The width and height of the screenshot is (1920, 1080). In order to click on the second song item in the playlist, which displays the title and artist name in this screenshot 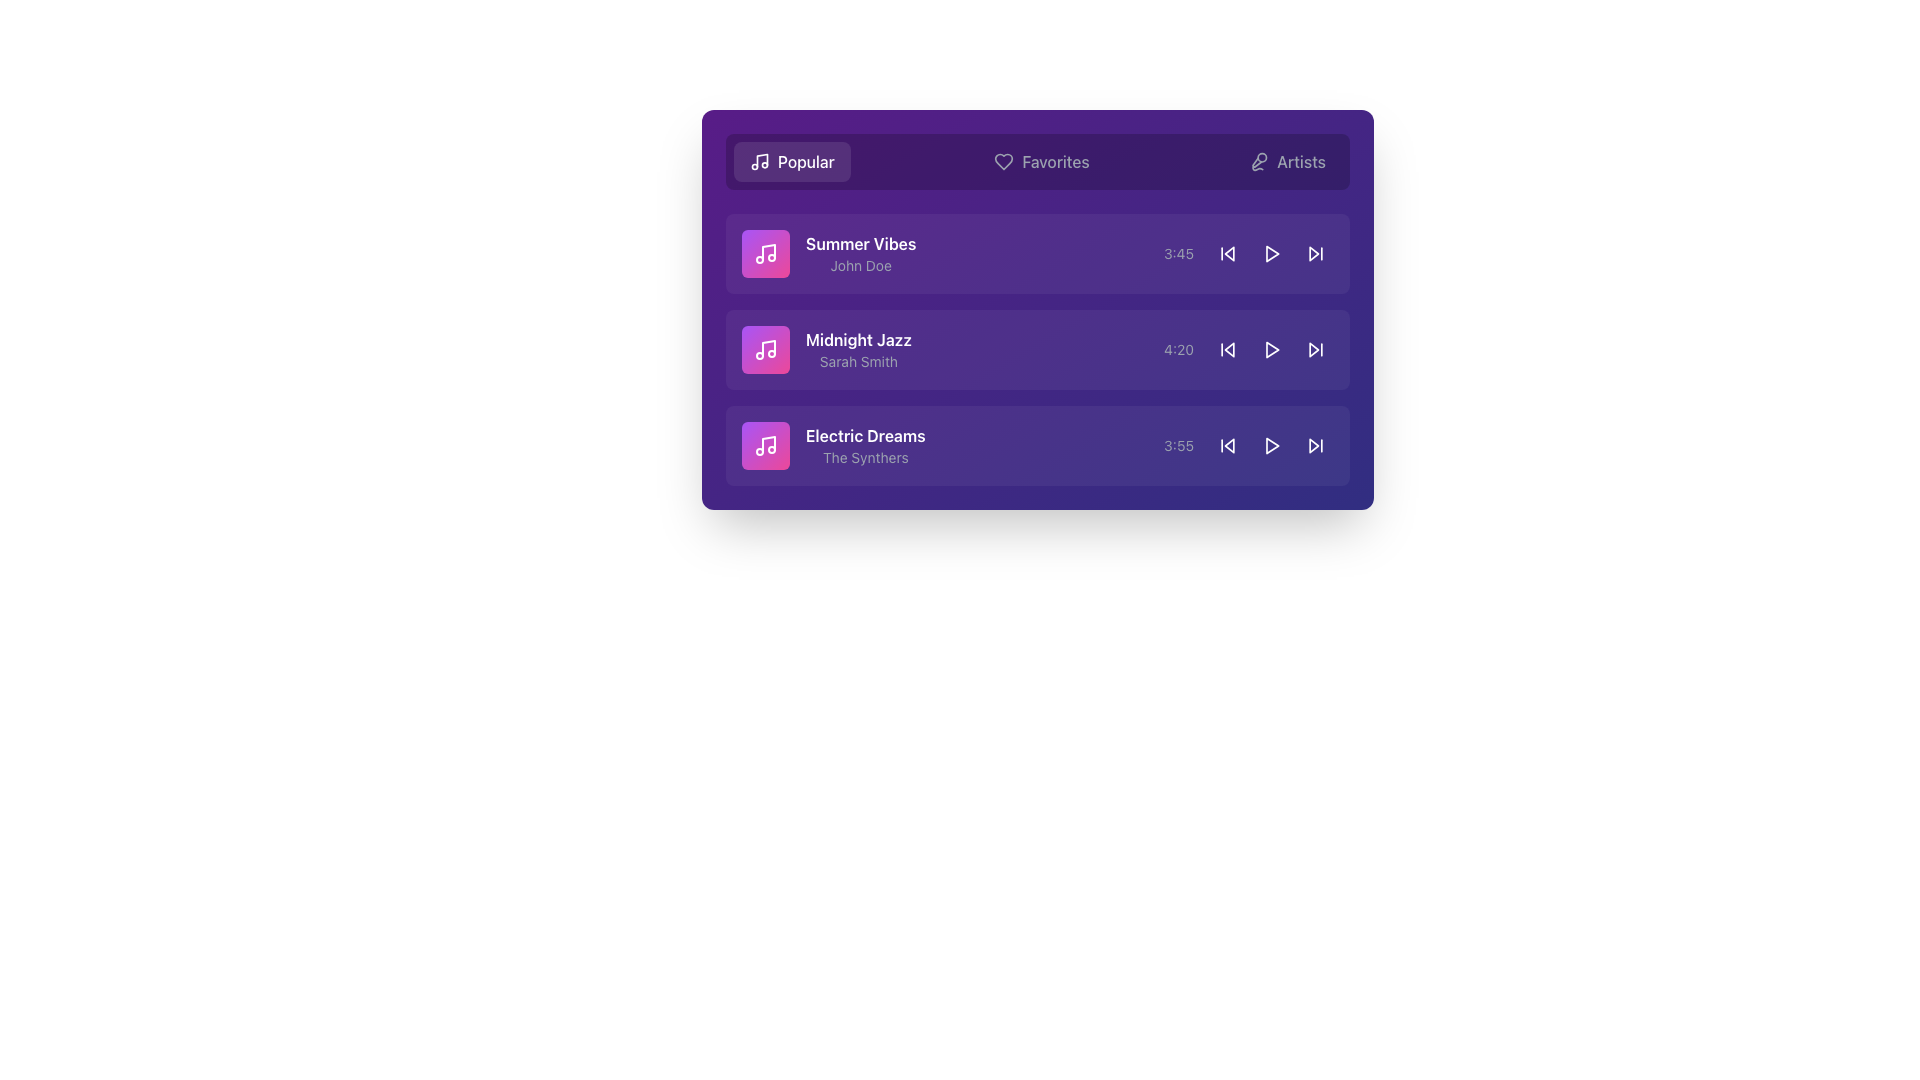, I will do `click(826, 349)`.